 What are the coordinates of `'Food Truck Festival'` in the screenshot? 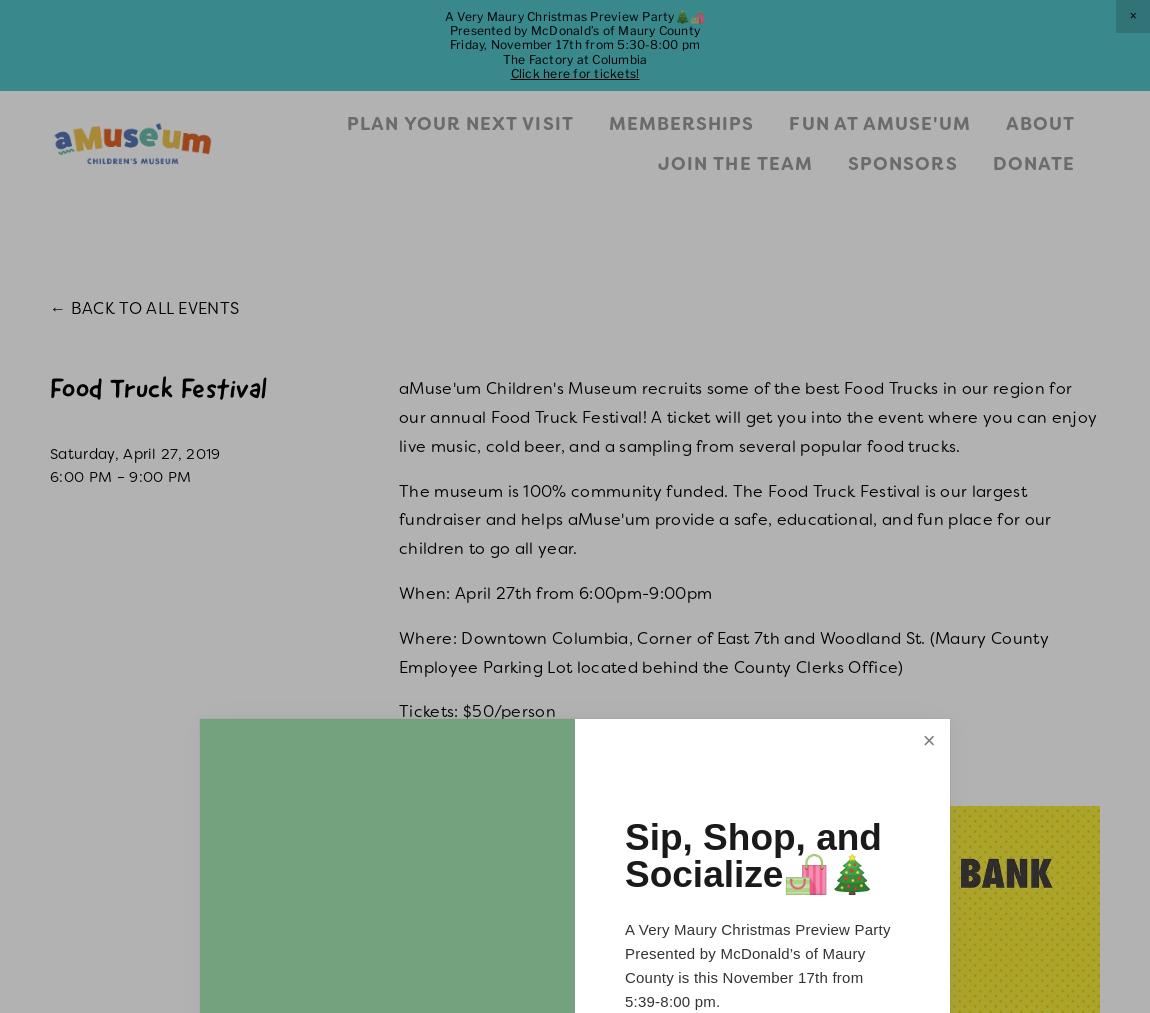 It's located at (157, 391).